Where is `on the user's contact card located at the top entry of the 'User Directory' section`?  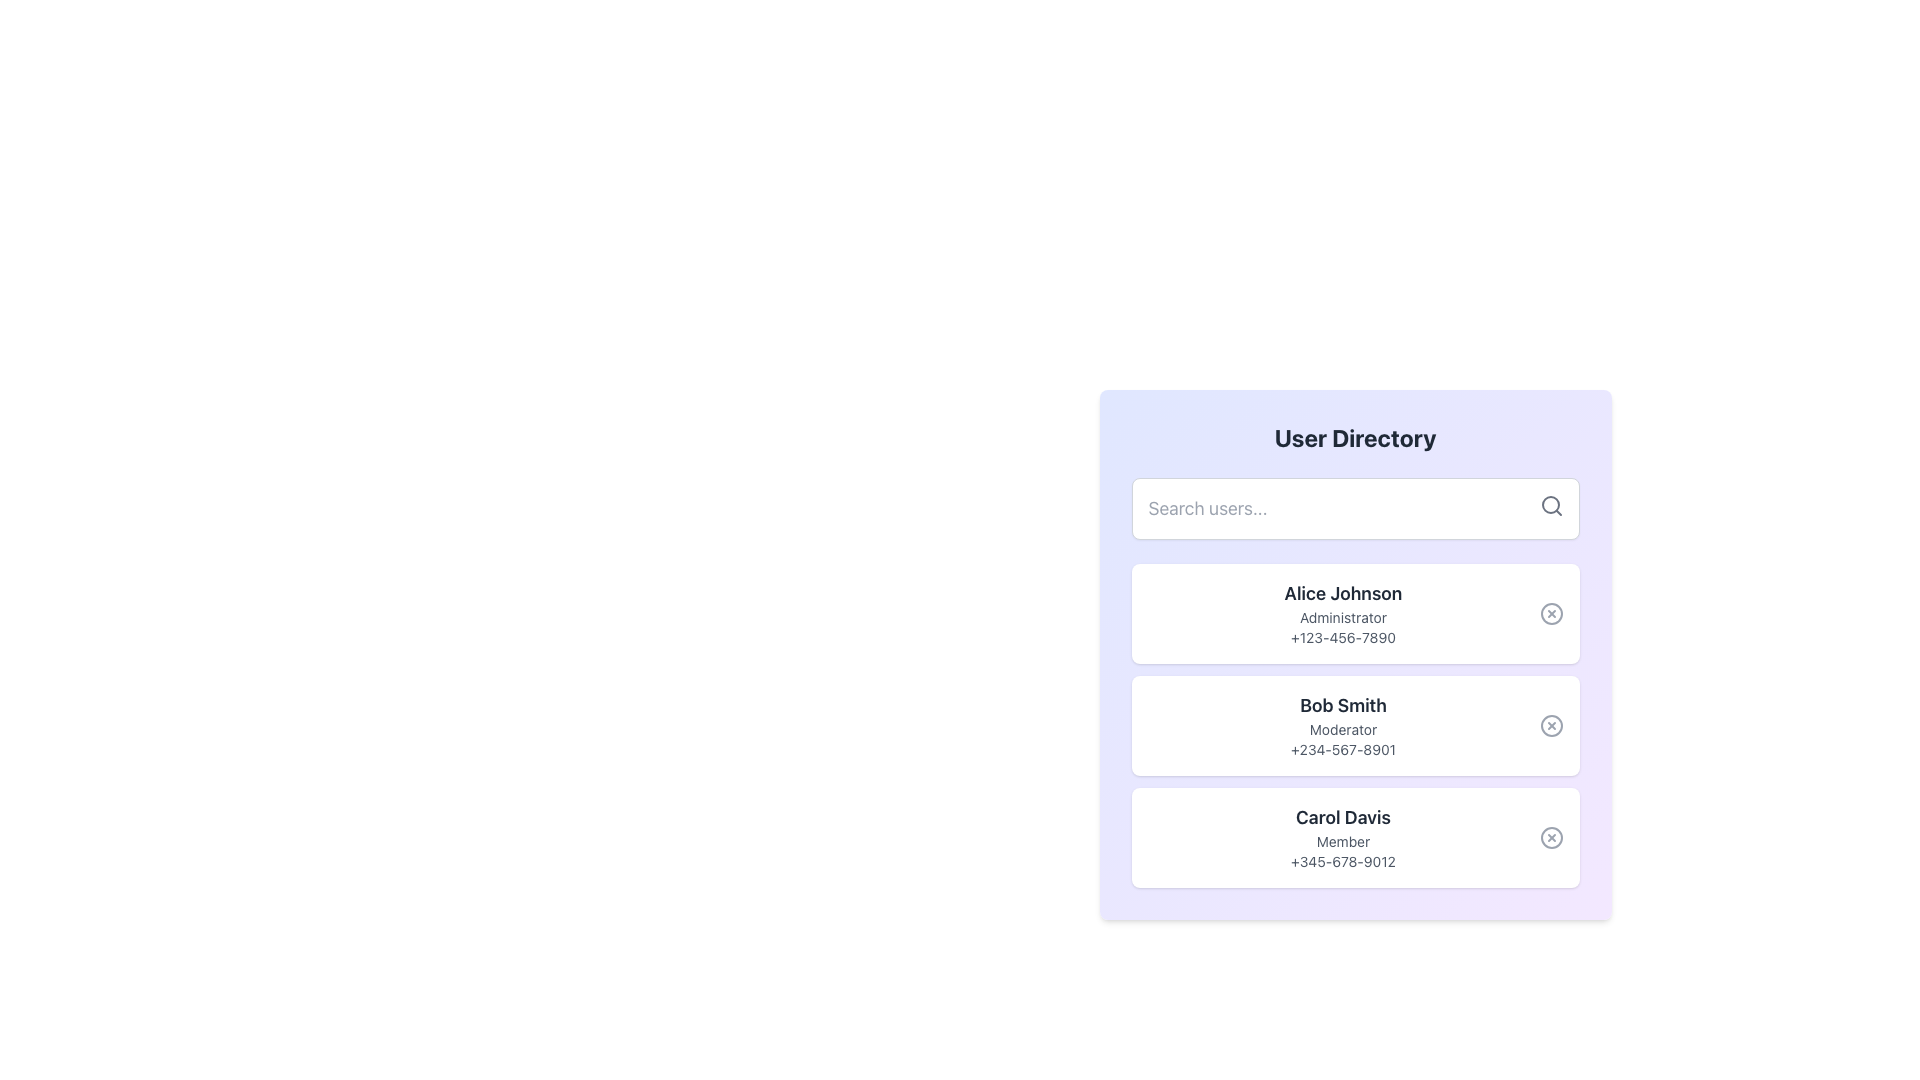
on the user's contact card located at the top entry of the 'User Directory' section is located at coordinates (1343, 612).